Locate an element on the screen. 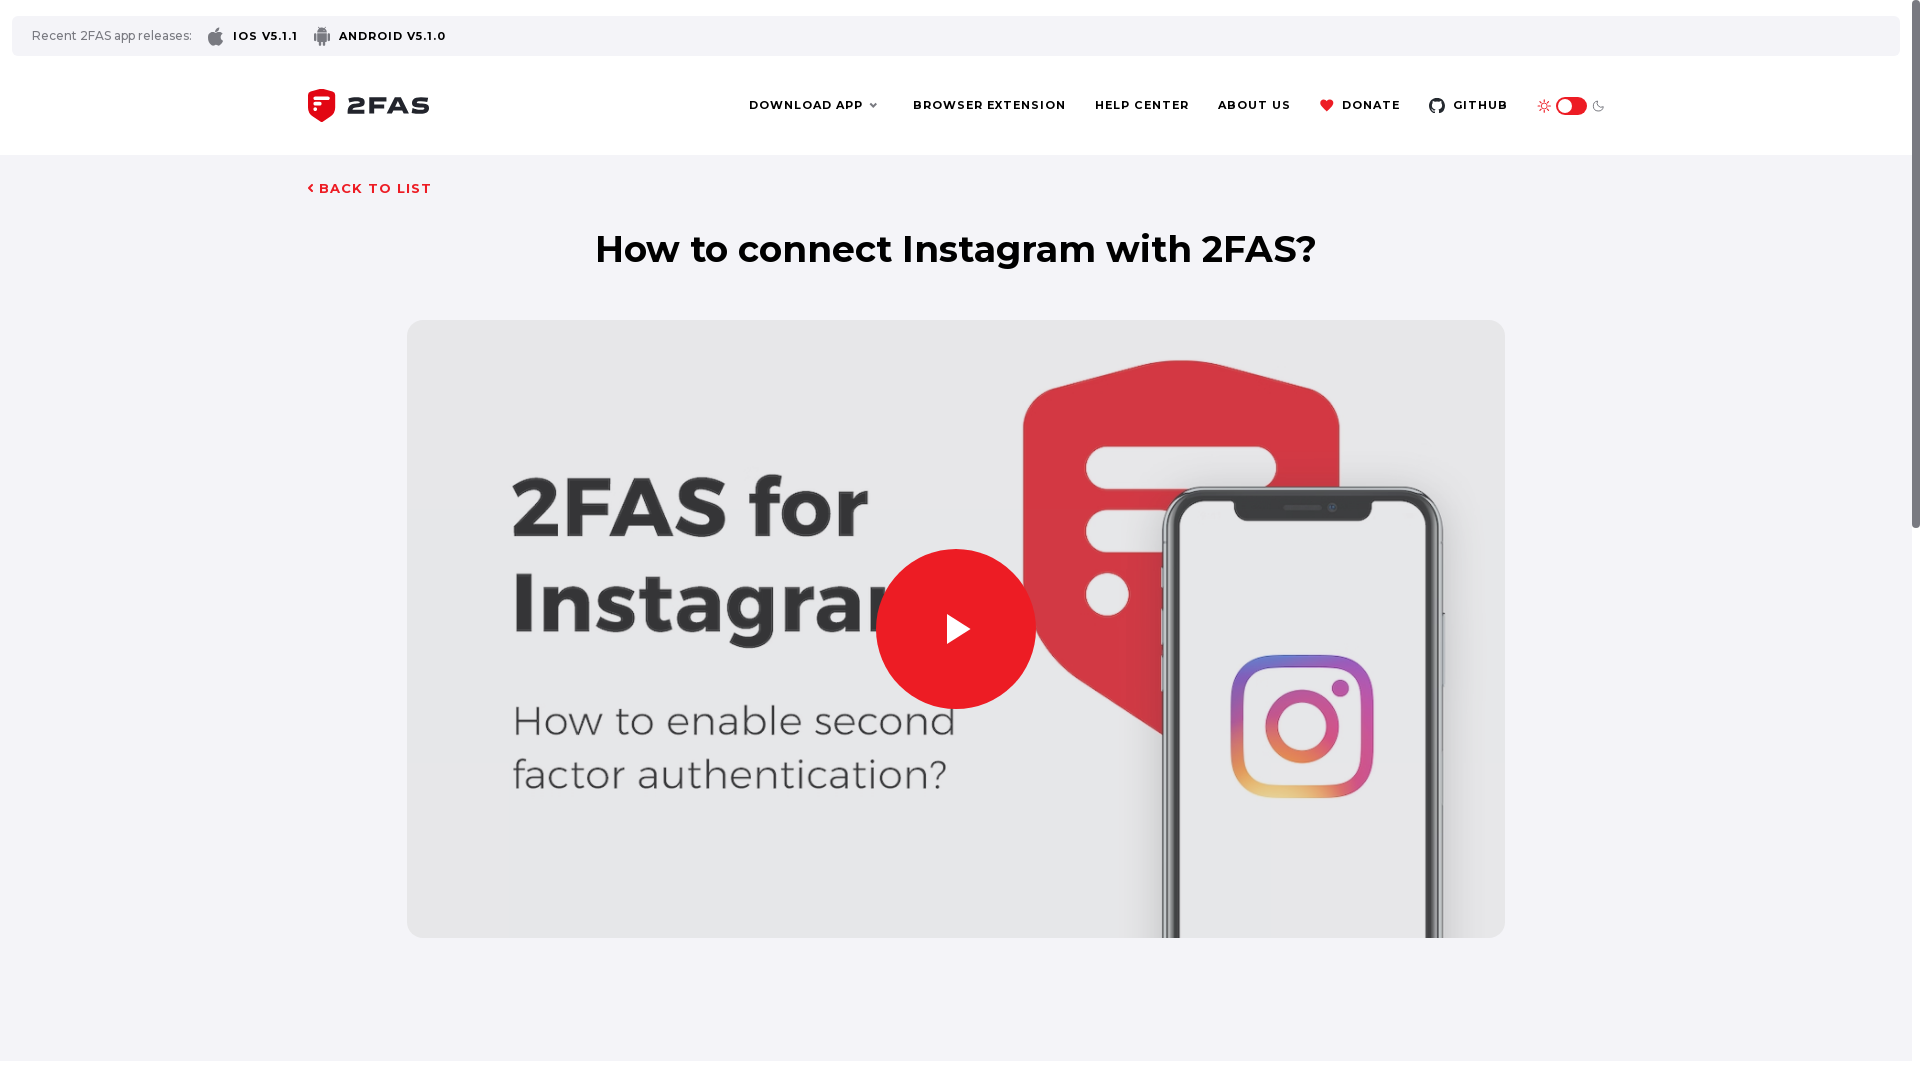 The height and width of the screenshot is (1080, 1920). 'DONATE' is located at coordinates (1359, 105).